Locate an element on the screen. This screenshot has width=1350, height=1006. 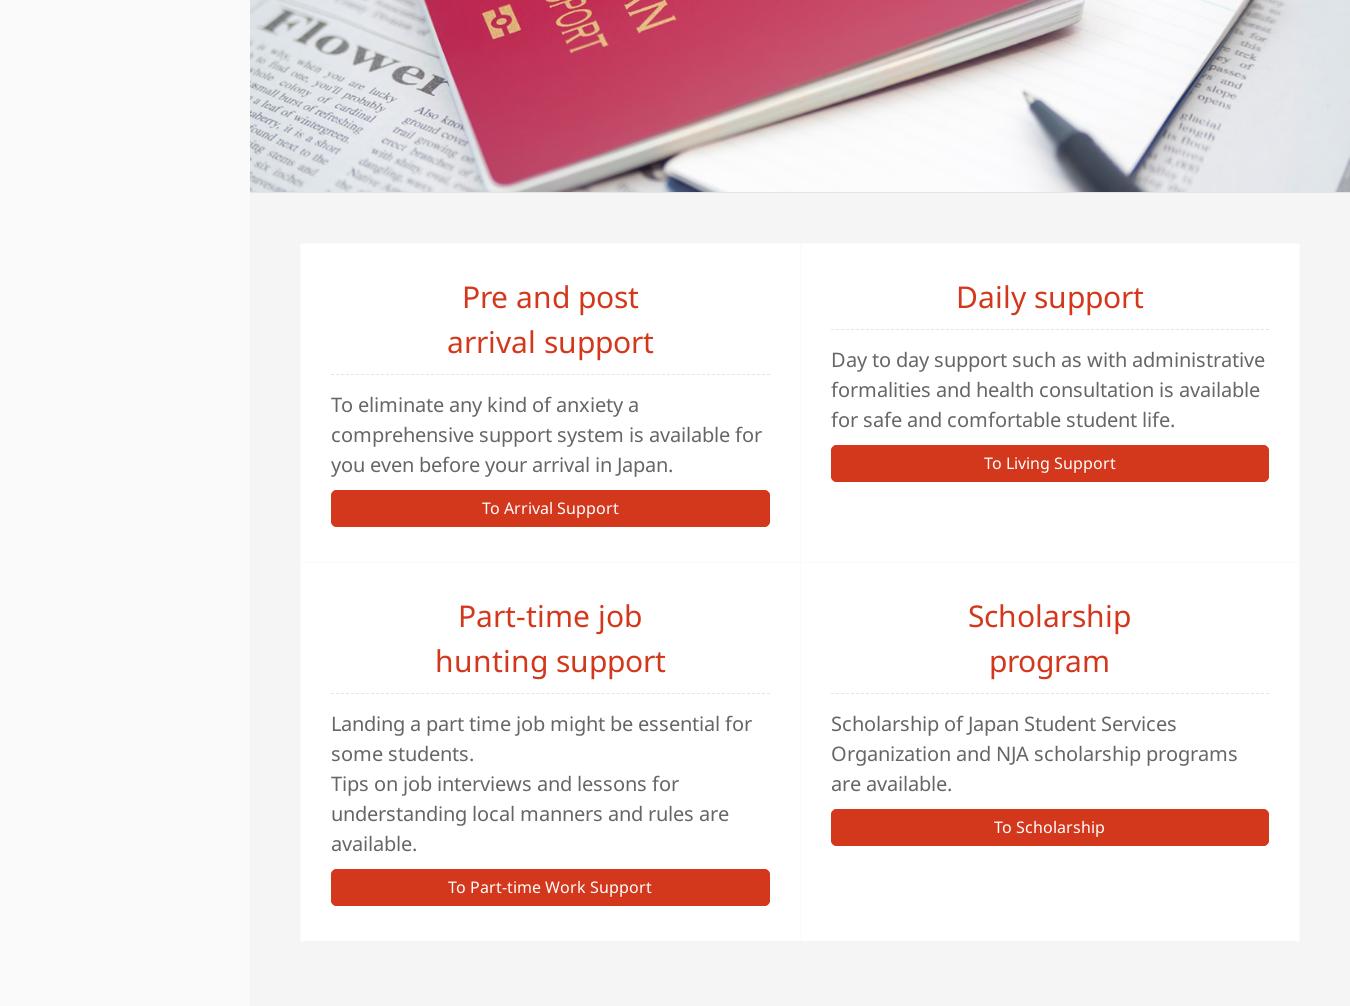
'Pre and post' is located at coordinates (548, 294).